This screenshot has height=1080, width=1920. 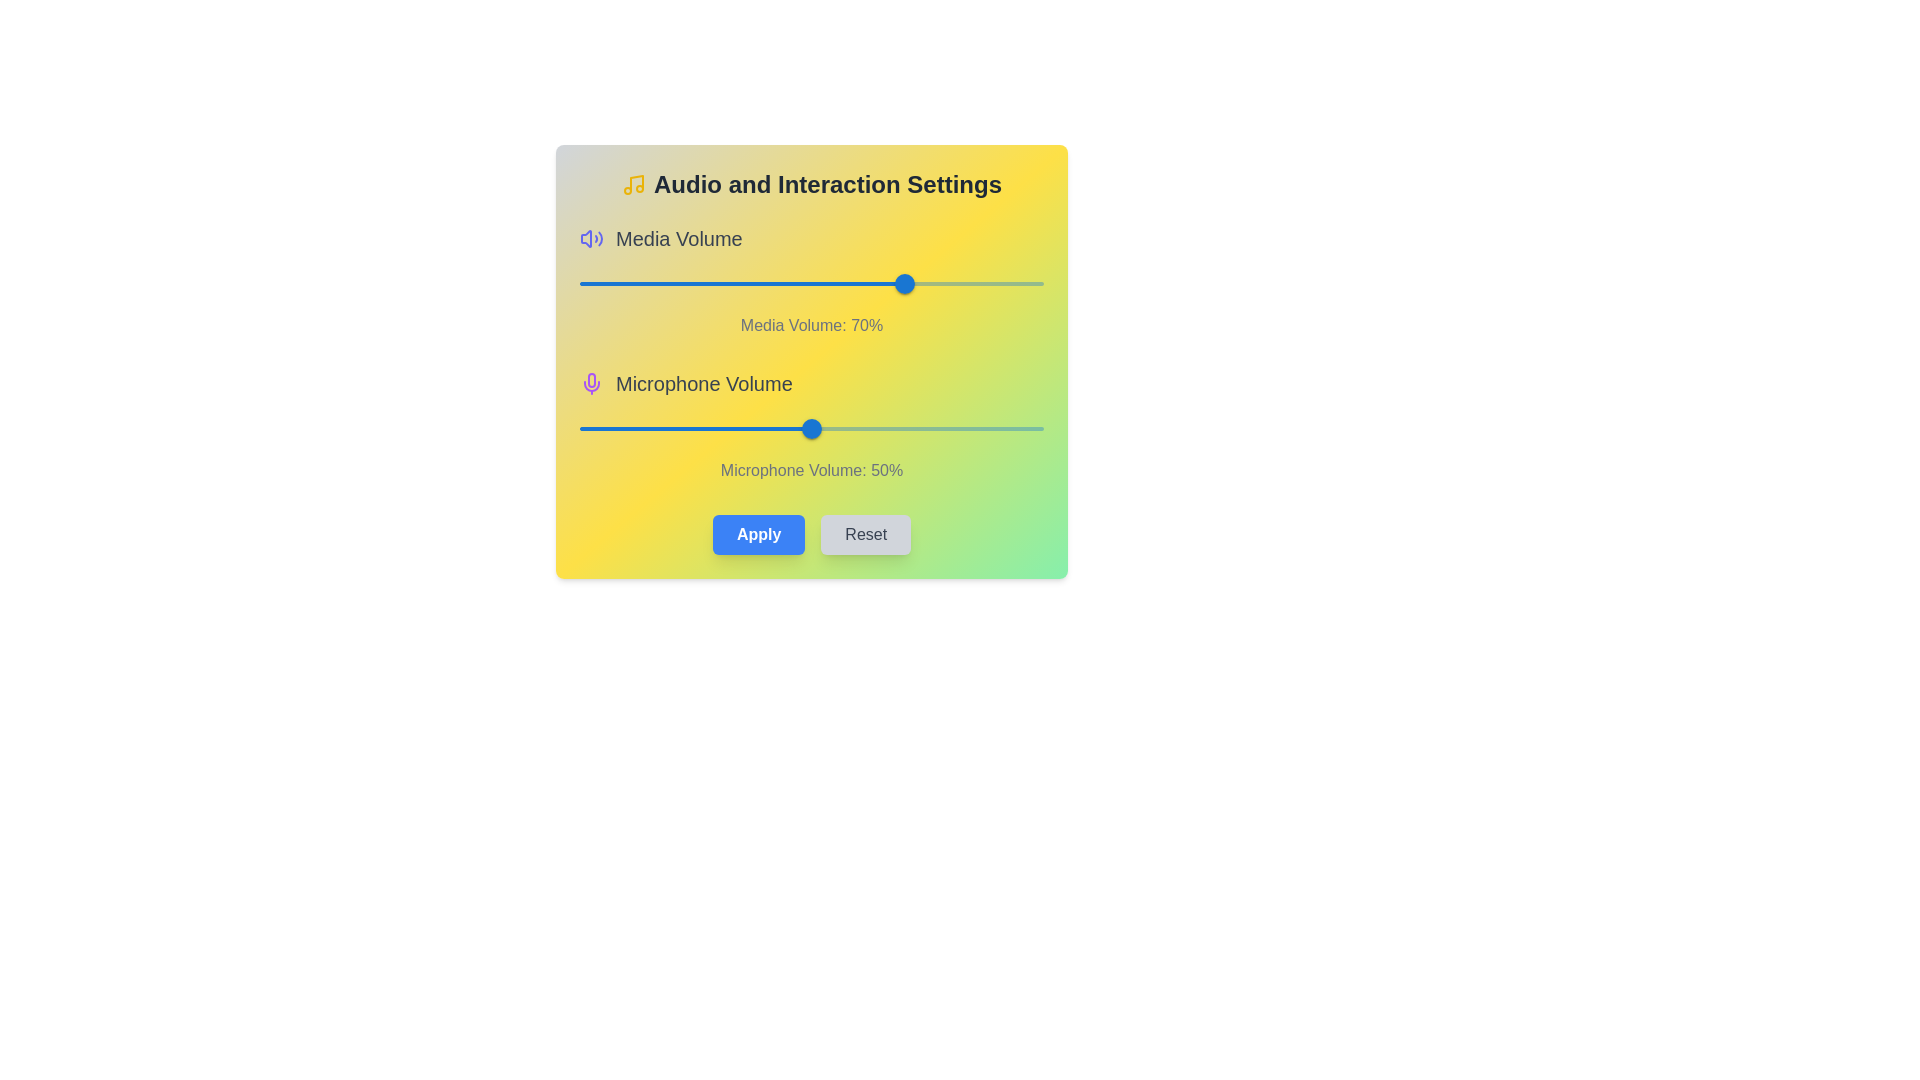 I want to click on the blue circular thumb control of the 'Media Volume' slider, currently positioned at 70%, so click(x=903, y=284).